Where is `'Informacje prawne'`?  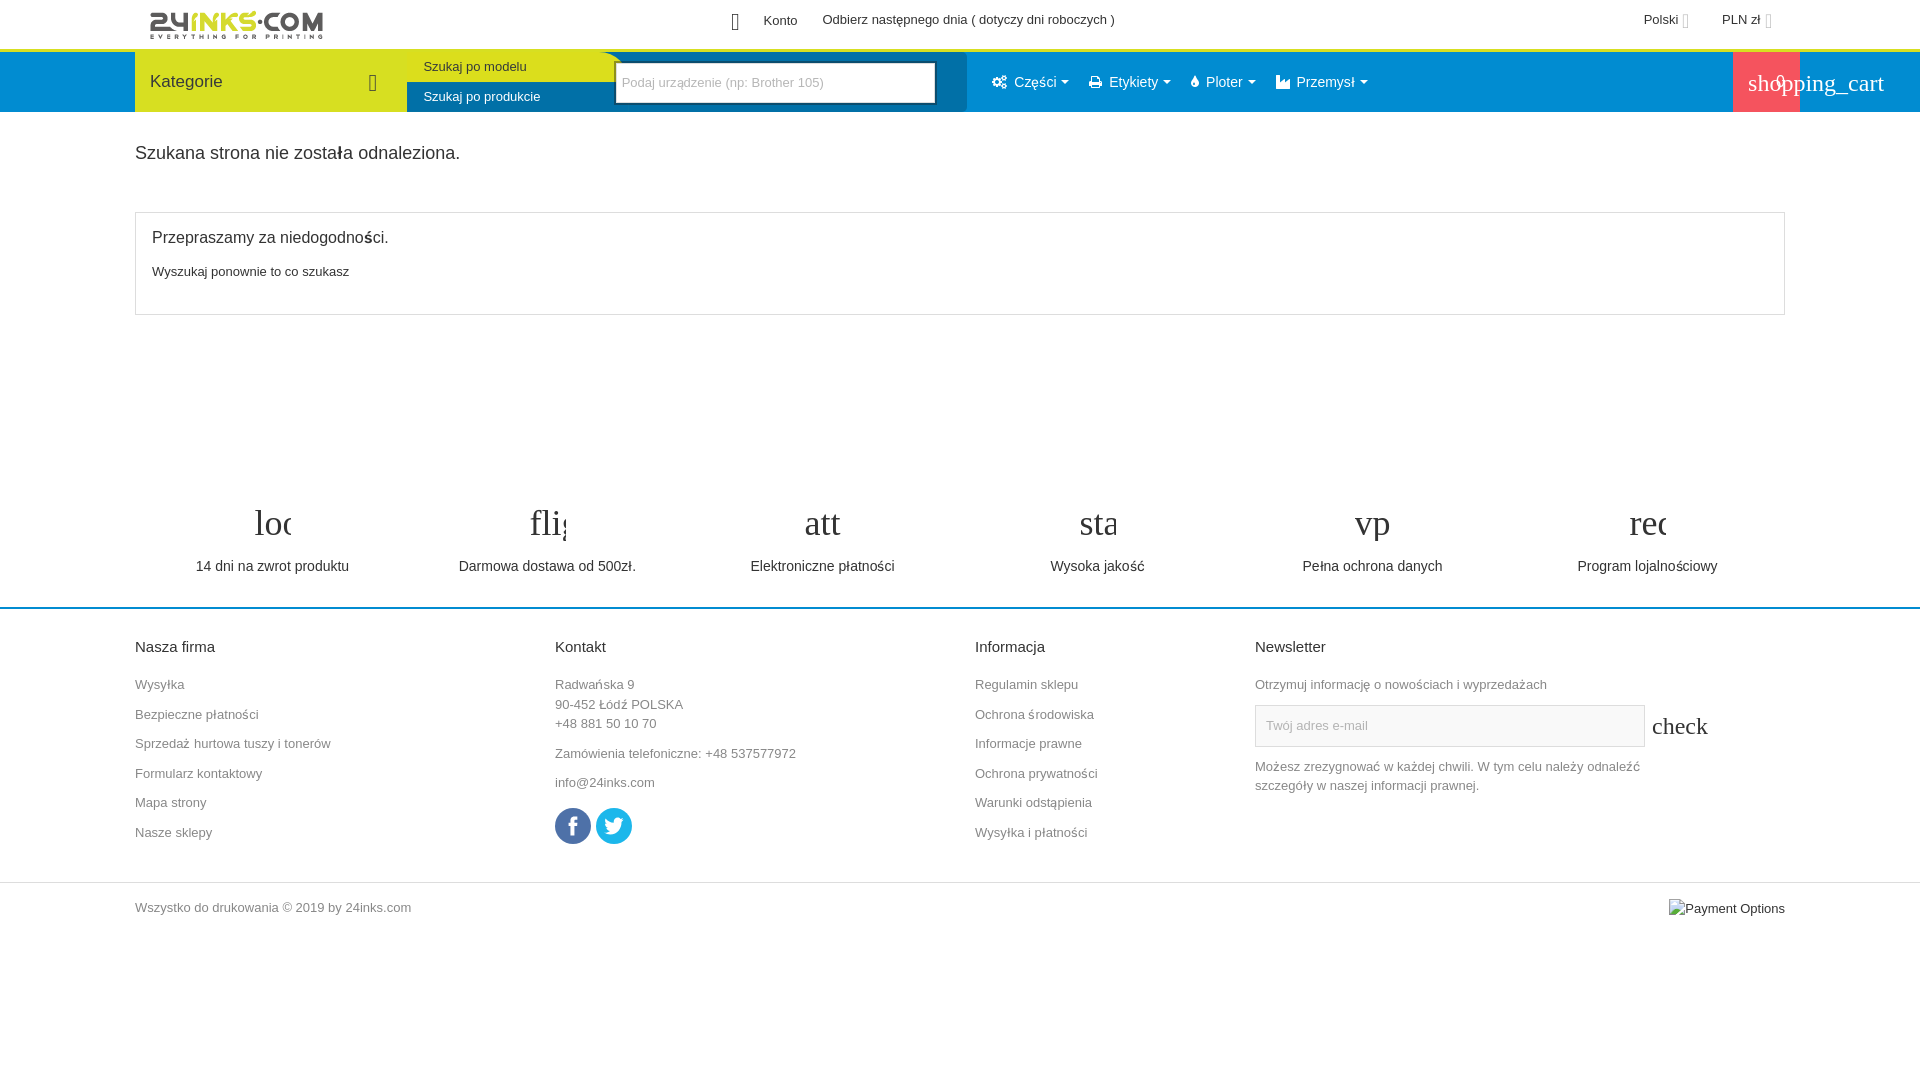
'Informacje prawne' is located at coordinates (1028, 743).